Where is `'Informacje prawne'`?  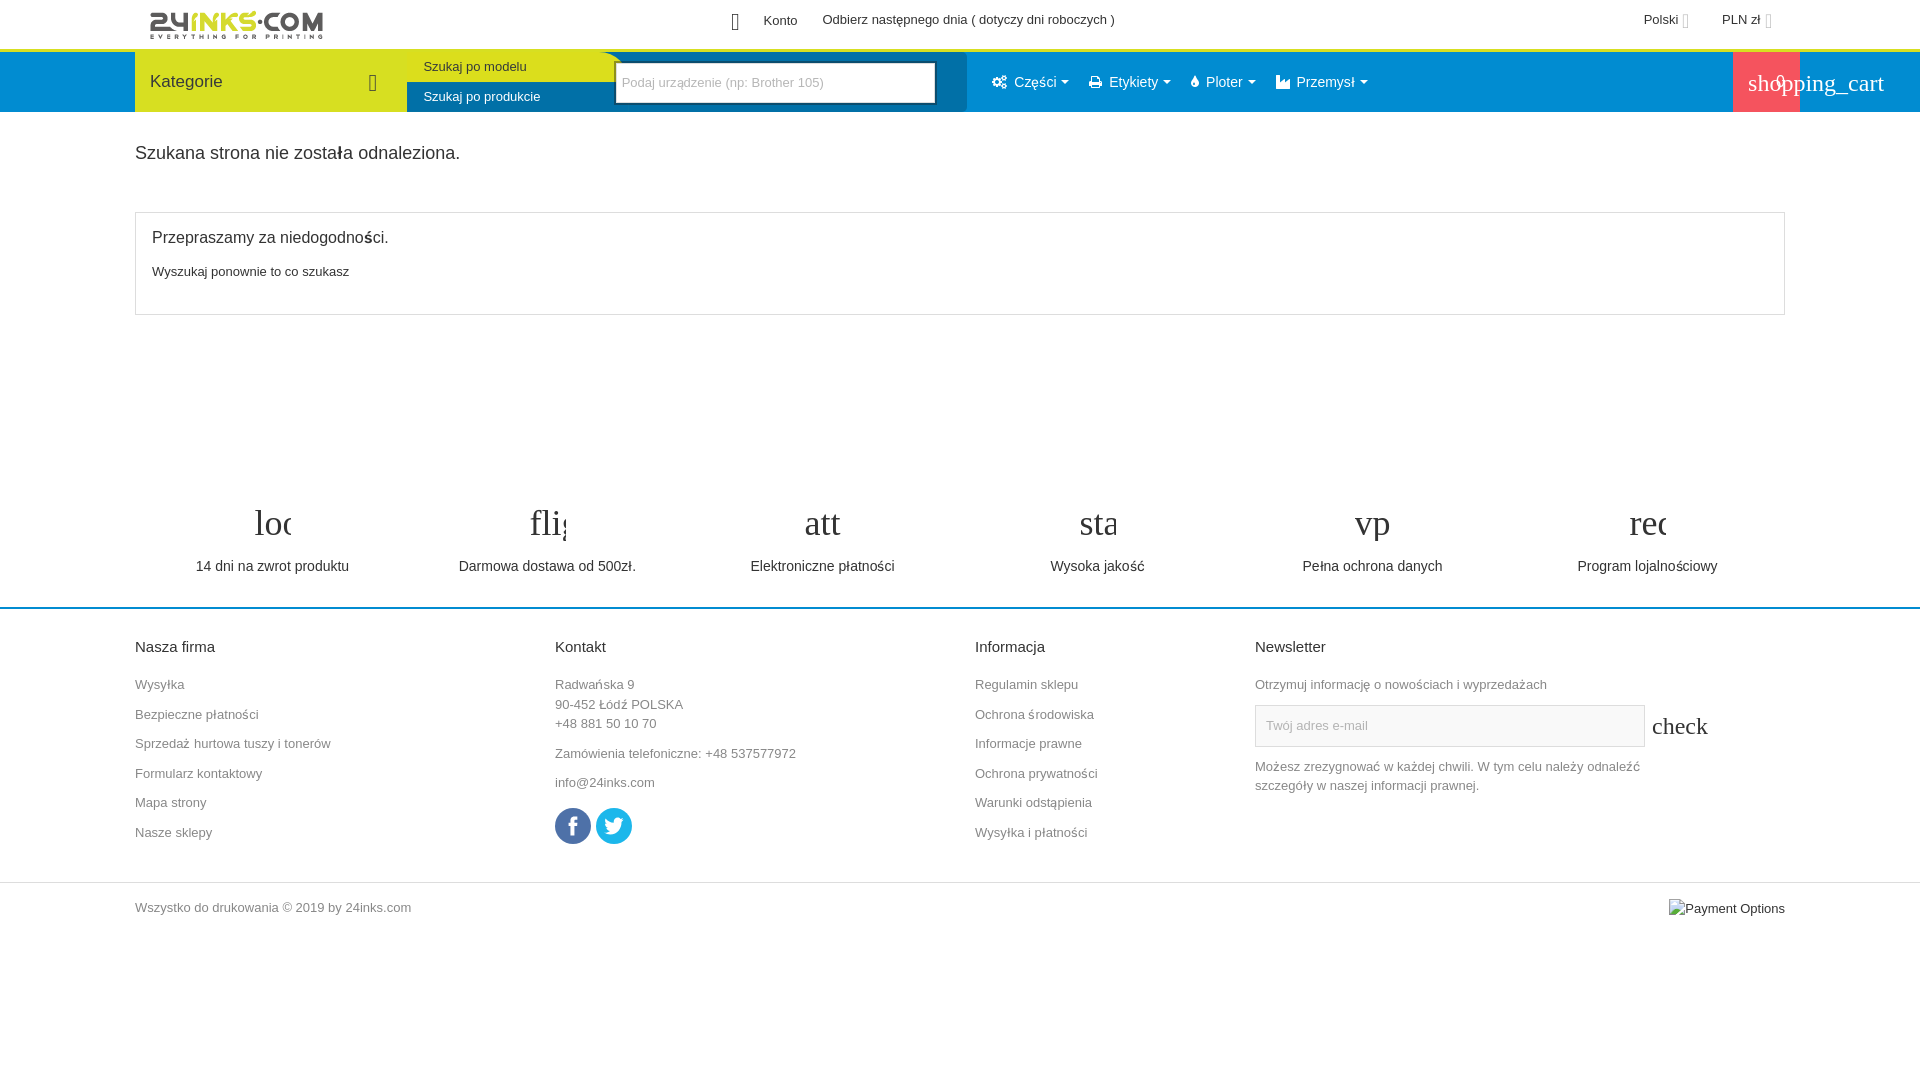
'Informacje prawne' is located at coordinates (1028, 743).